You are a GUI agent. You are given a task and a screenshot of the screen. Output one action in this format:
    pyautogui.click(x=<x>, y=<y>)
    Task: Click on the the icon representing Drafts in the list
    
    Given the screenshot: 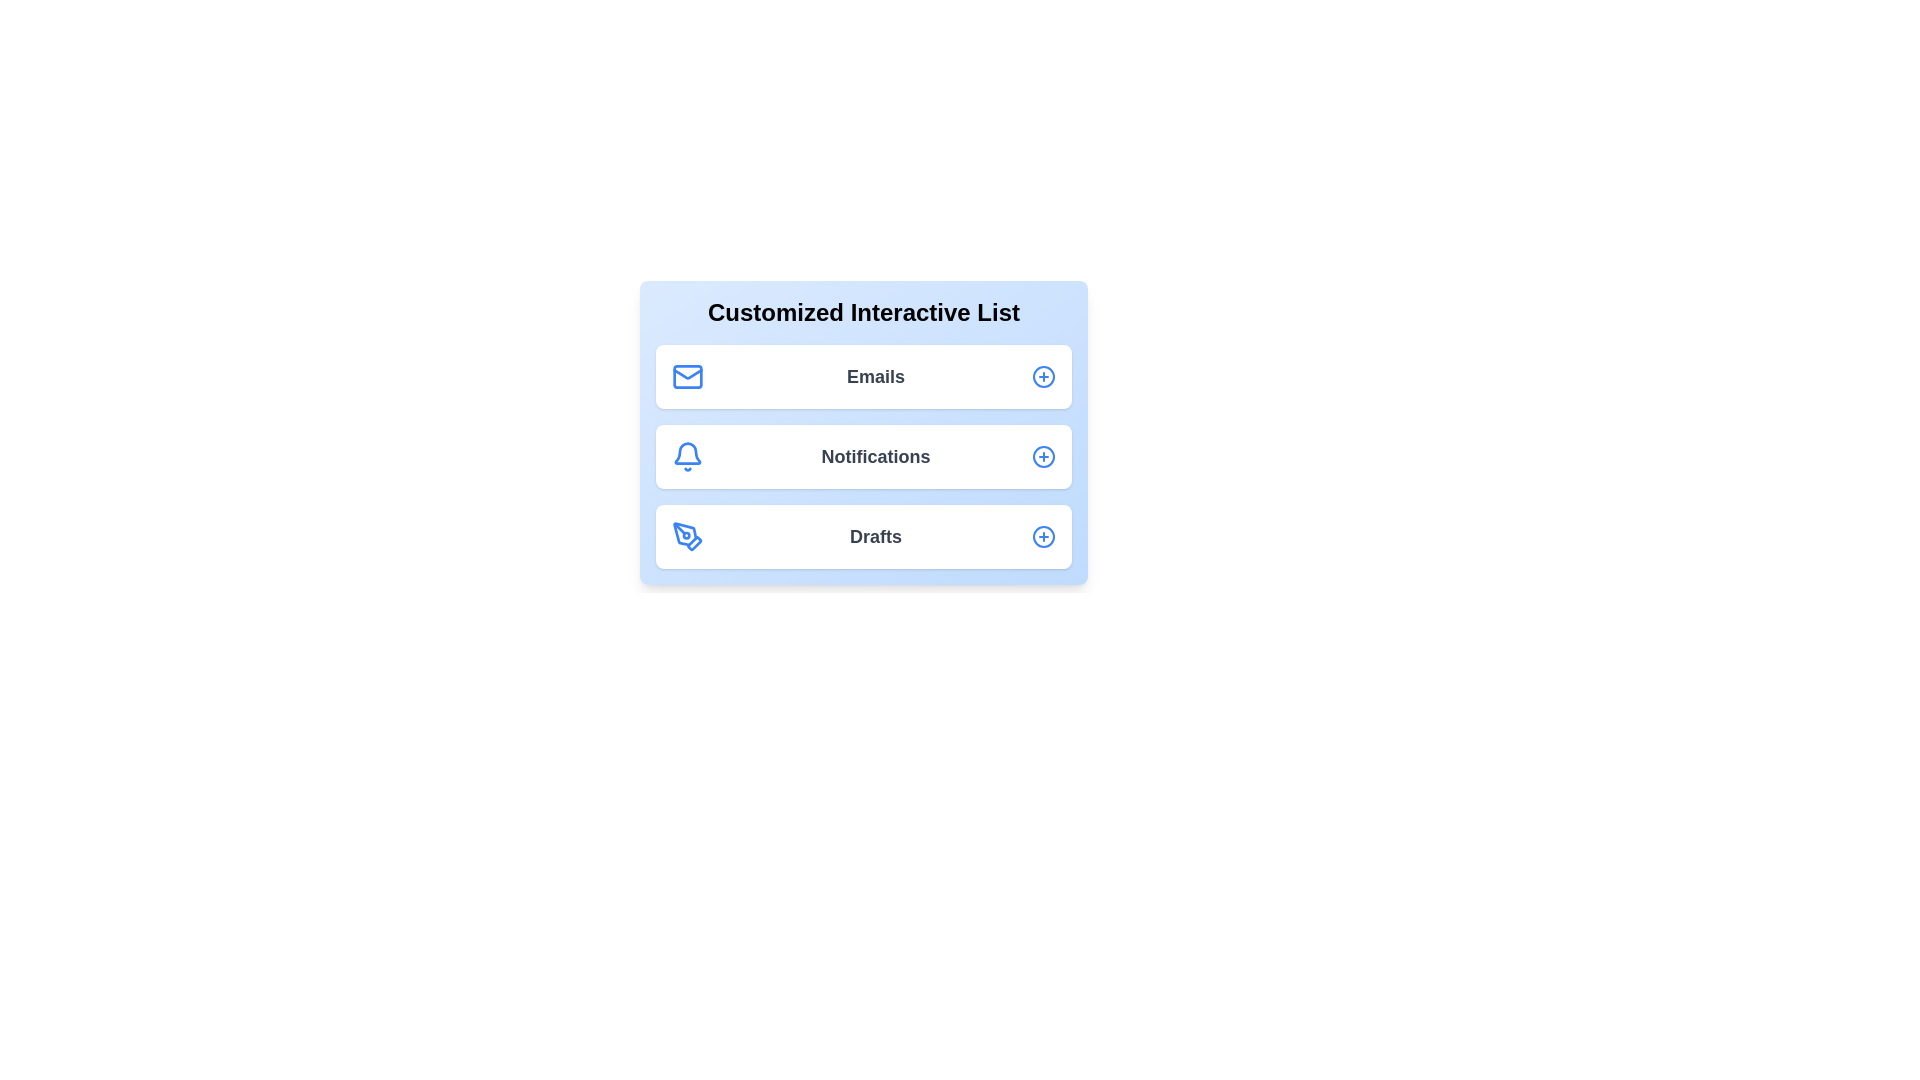 What is the action you would take?
    pyautogui.click(x=687, y=535)
    